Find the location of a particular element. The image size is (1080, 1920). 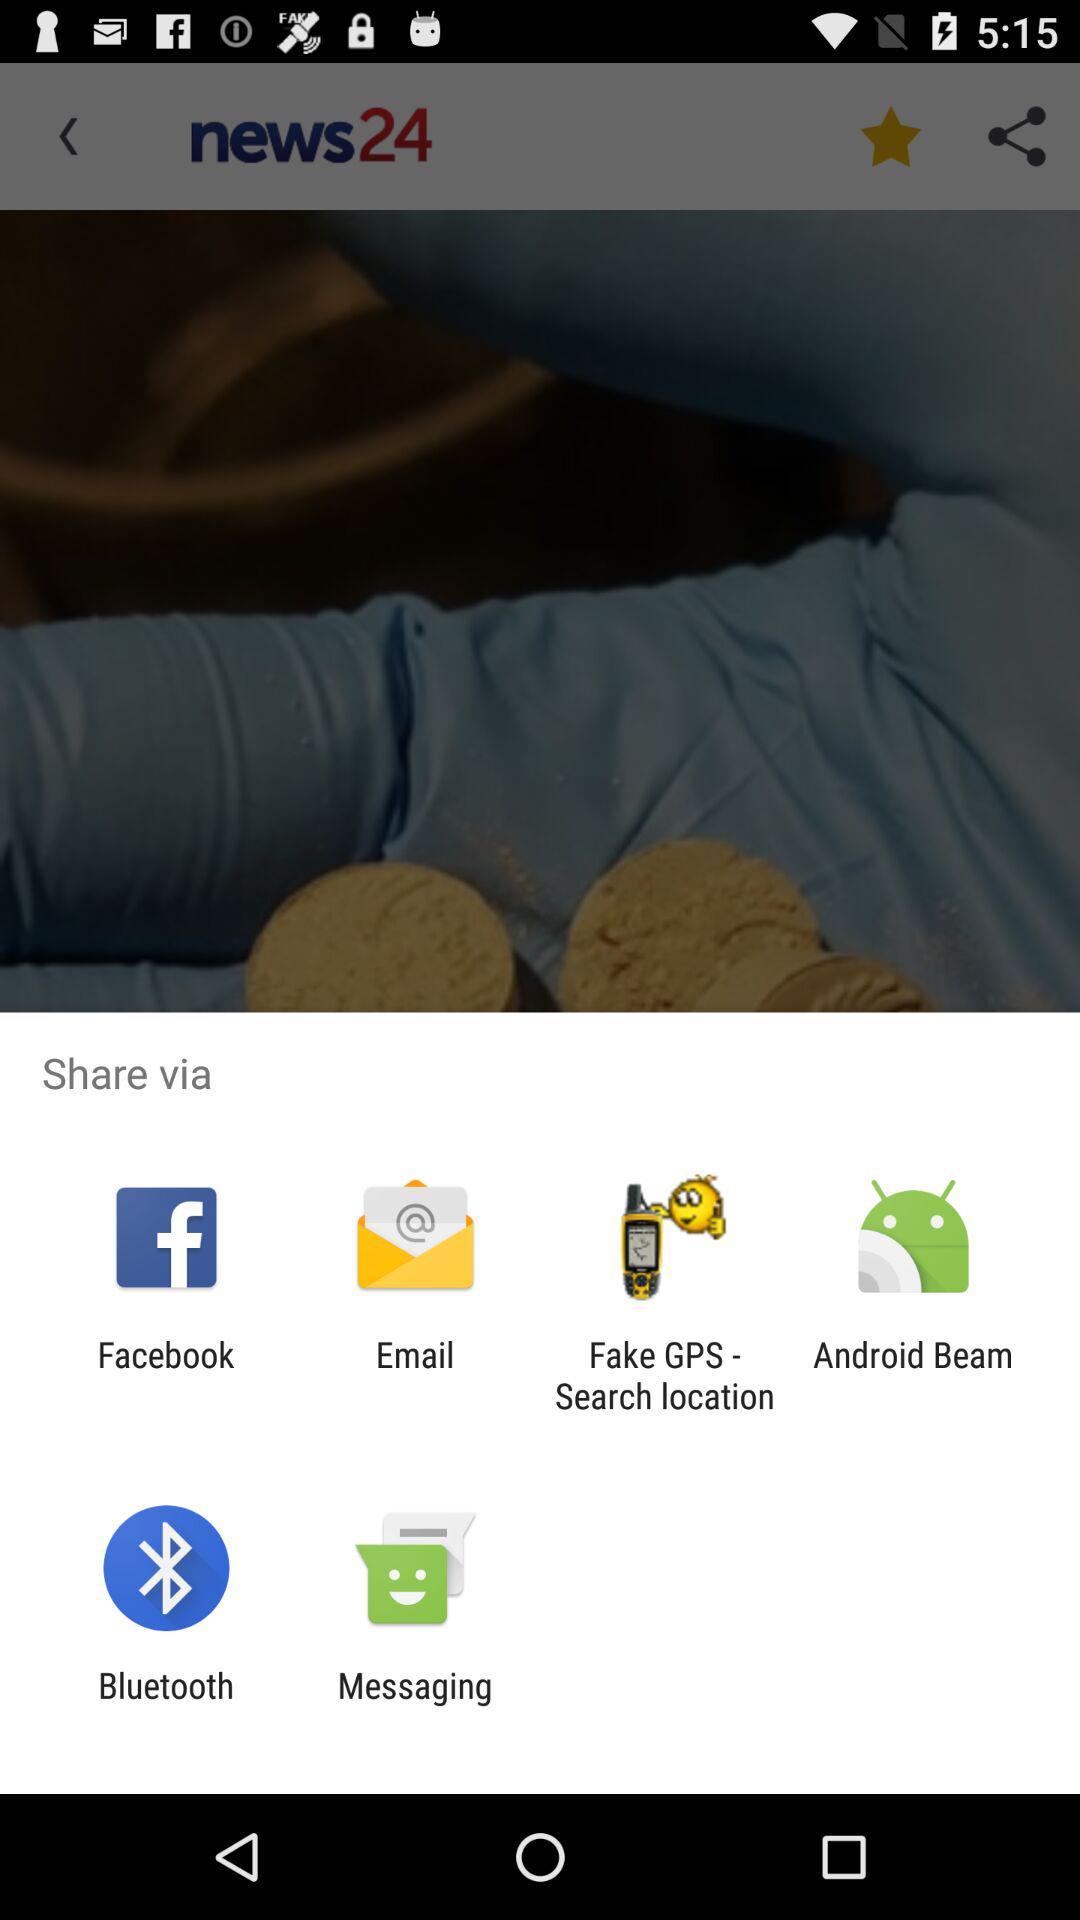

the fake gps search app is located at coordinates (664, 1374).